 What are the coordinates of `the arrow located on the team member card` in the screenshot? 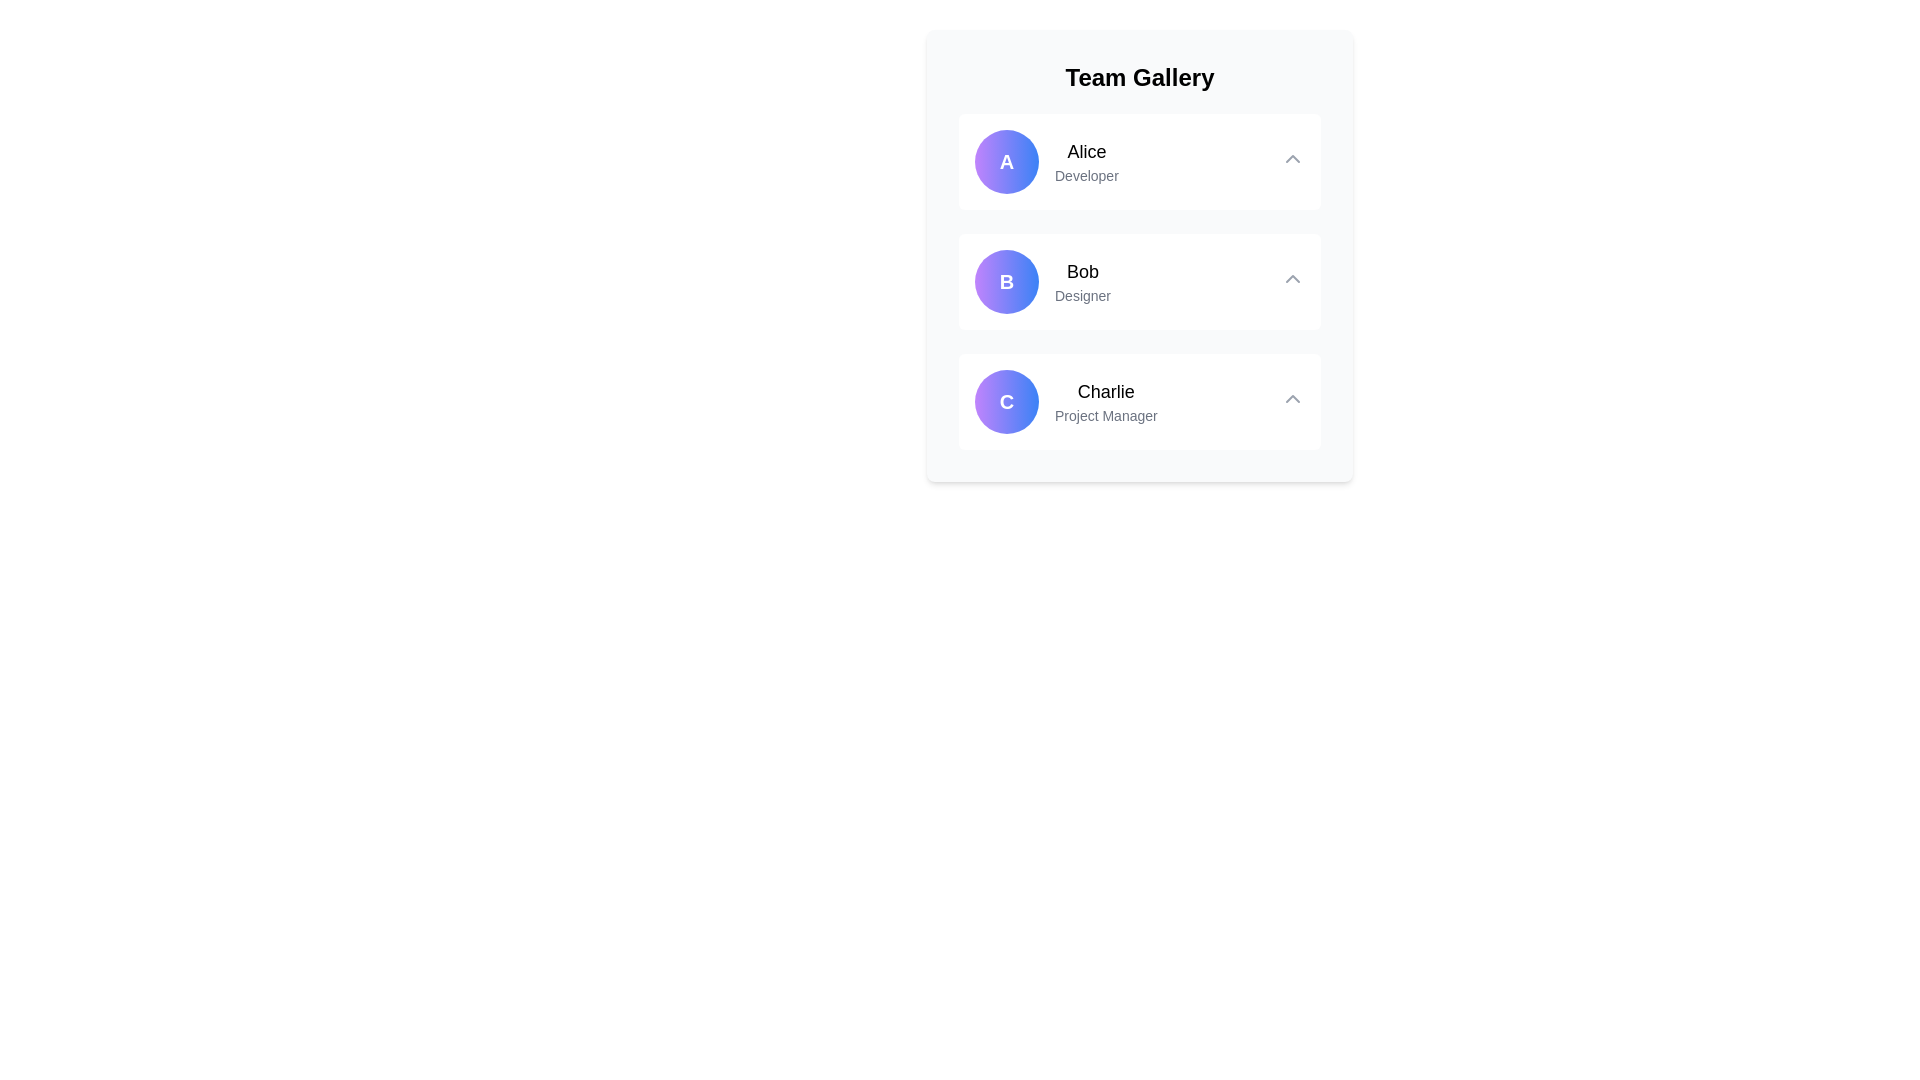 It's located at (1140, 401).